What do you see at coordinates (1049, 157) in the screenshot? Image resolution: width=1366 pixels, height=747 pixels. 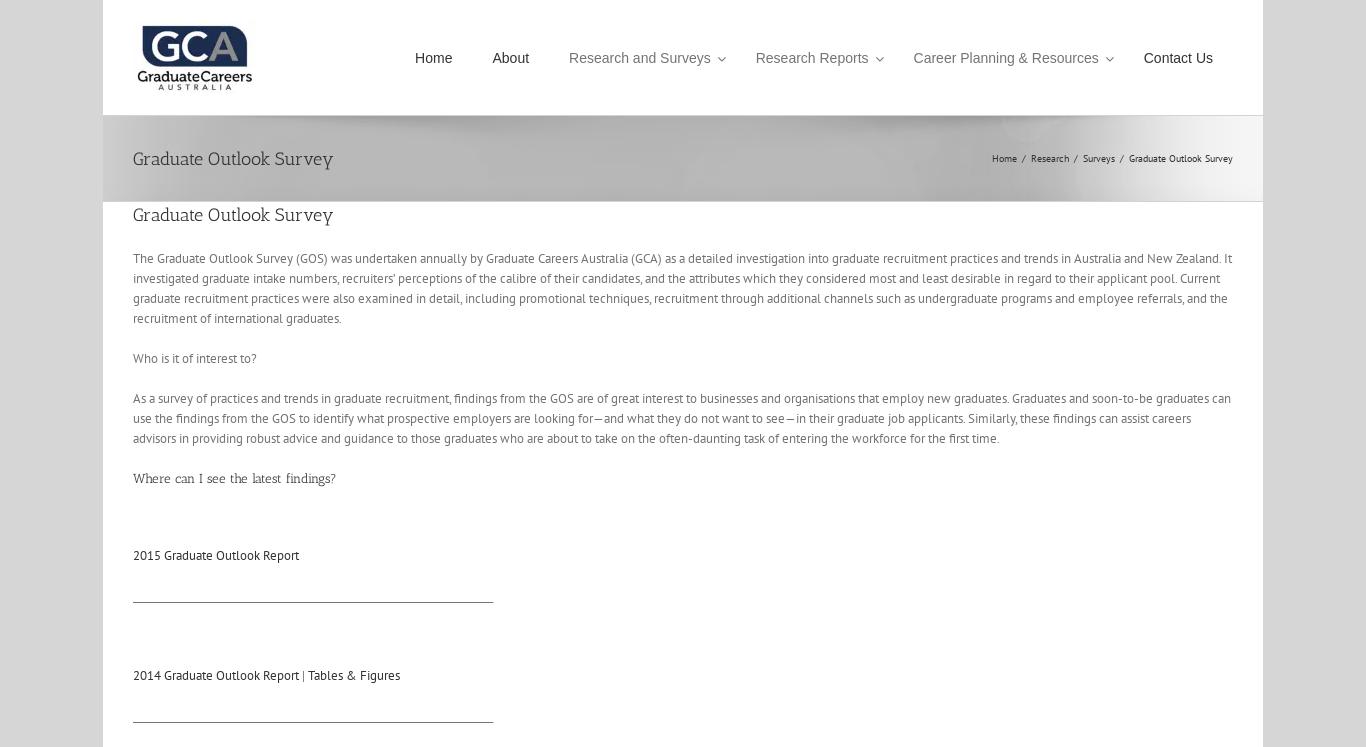 I see `'Research'` at bounding box center [1049, 157].